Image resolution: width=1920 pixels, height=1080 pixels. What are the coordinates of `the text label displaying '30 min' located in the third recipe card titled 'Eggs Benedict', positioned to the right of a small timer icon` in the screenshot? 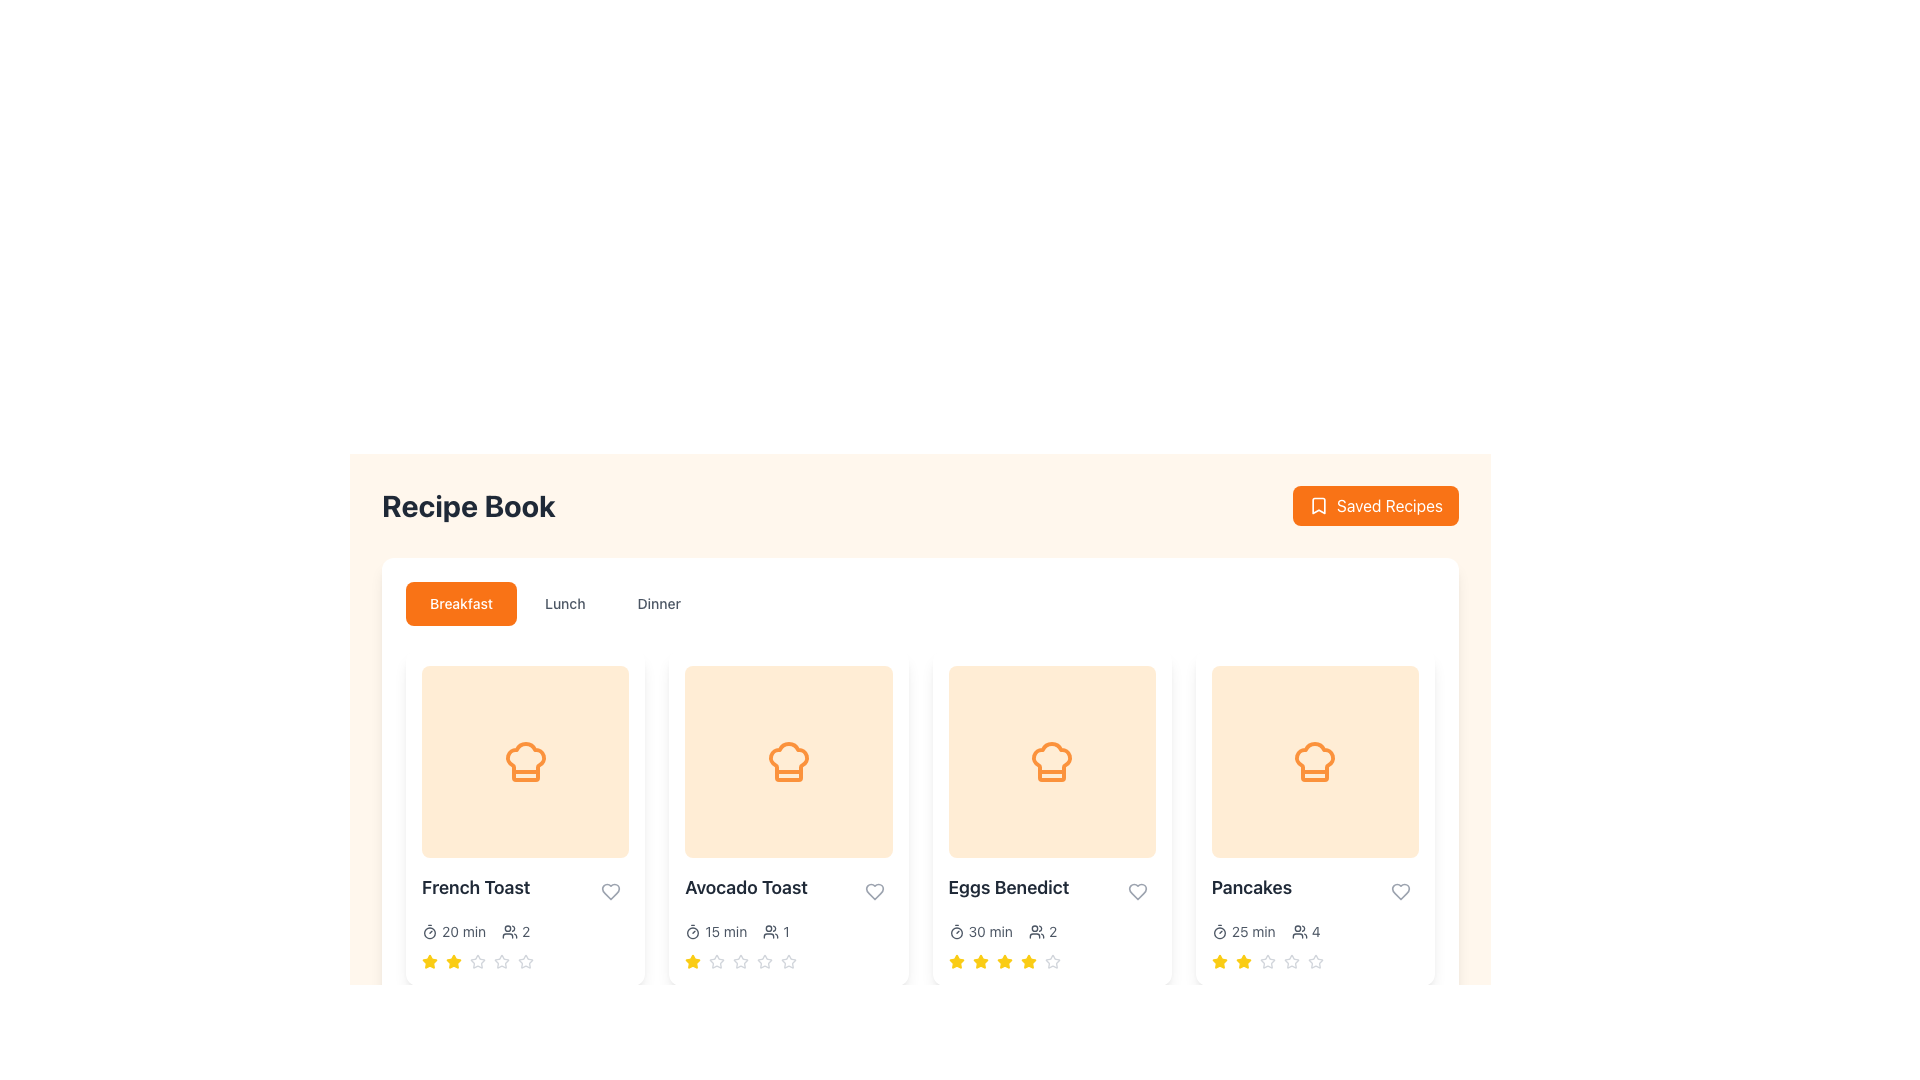 It's located at (990, 932).